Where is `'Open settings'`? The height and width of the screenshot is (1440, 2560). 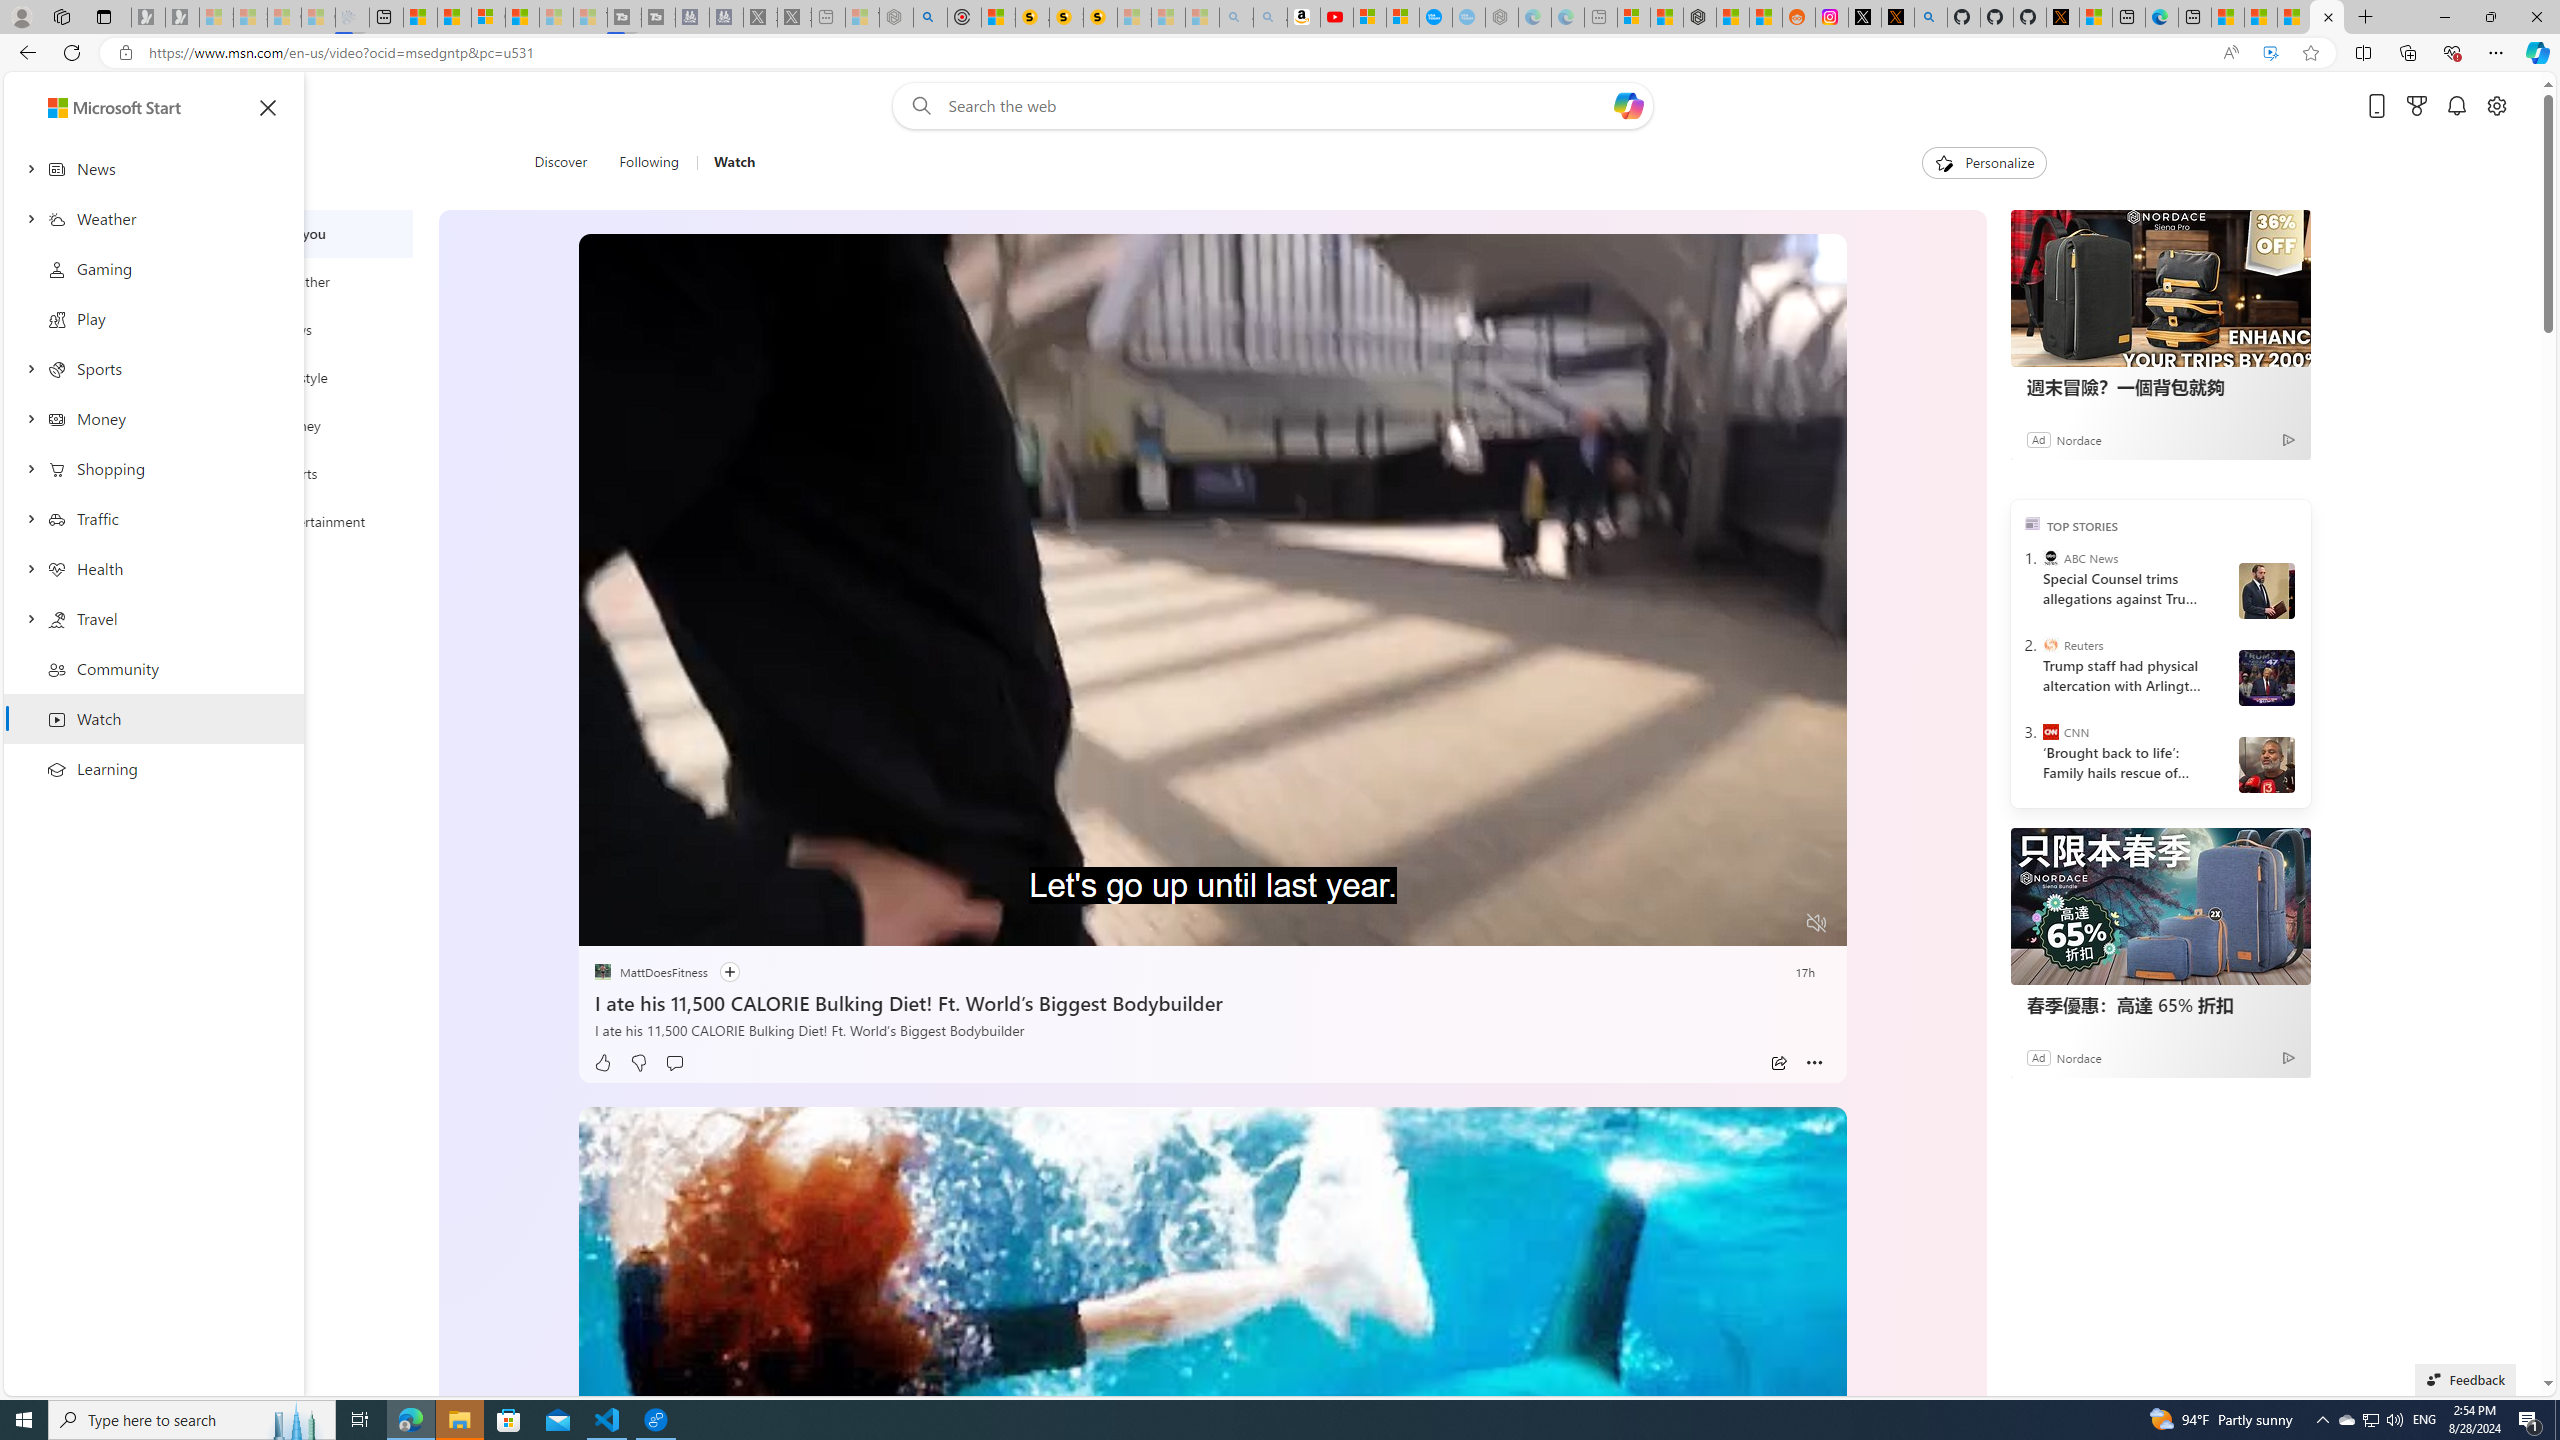
'Open settings' is located at coordinates (2496, 106).